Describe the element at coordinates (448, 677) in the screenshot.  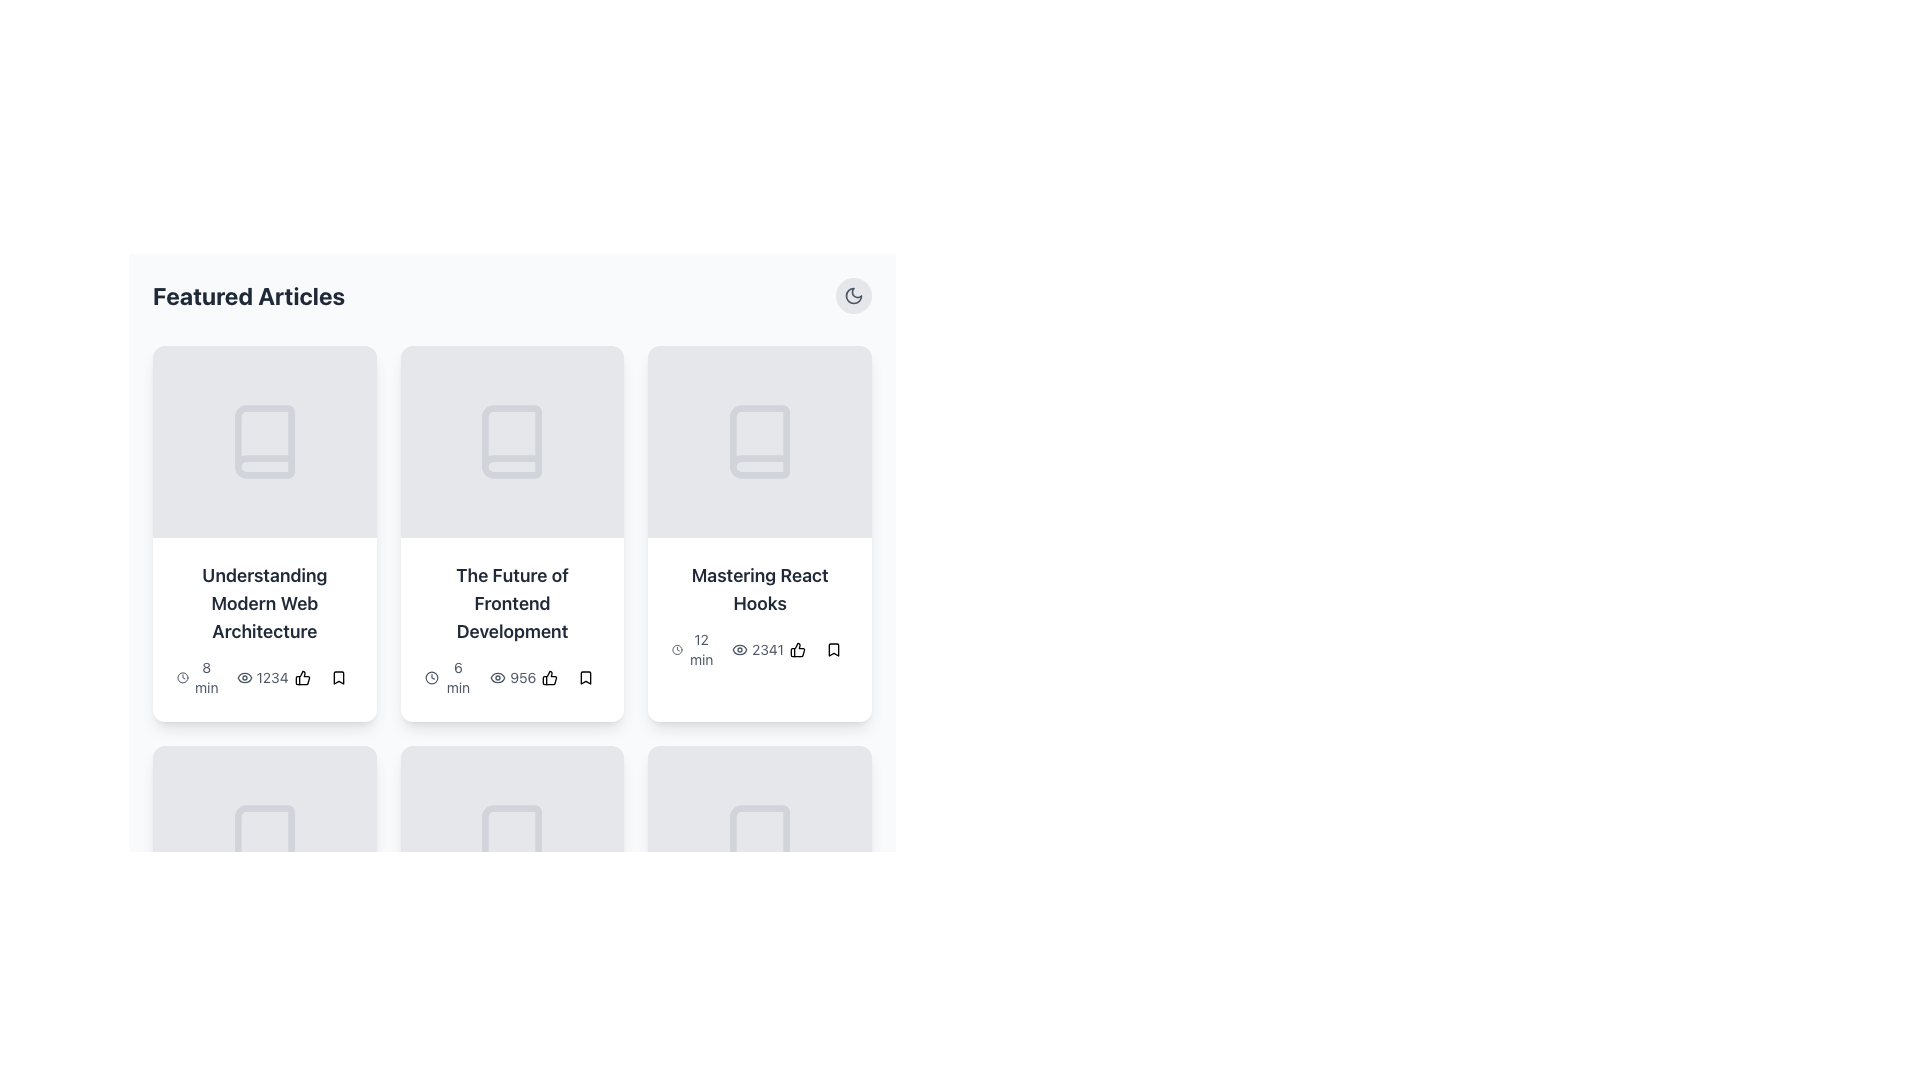
I see `the Informational Label that indicates the estimated reading time for the article, located in the bottom-left section of the second card in the 'Featured Articles' grid` at that location.